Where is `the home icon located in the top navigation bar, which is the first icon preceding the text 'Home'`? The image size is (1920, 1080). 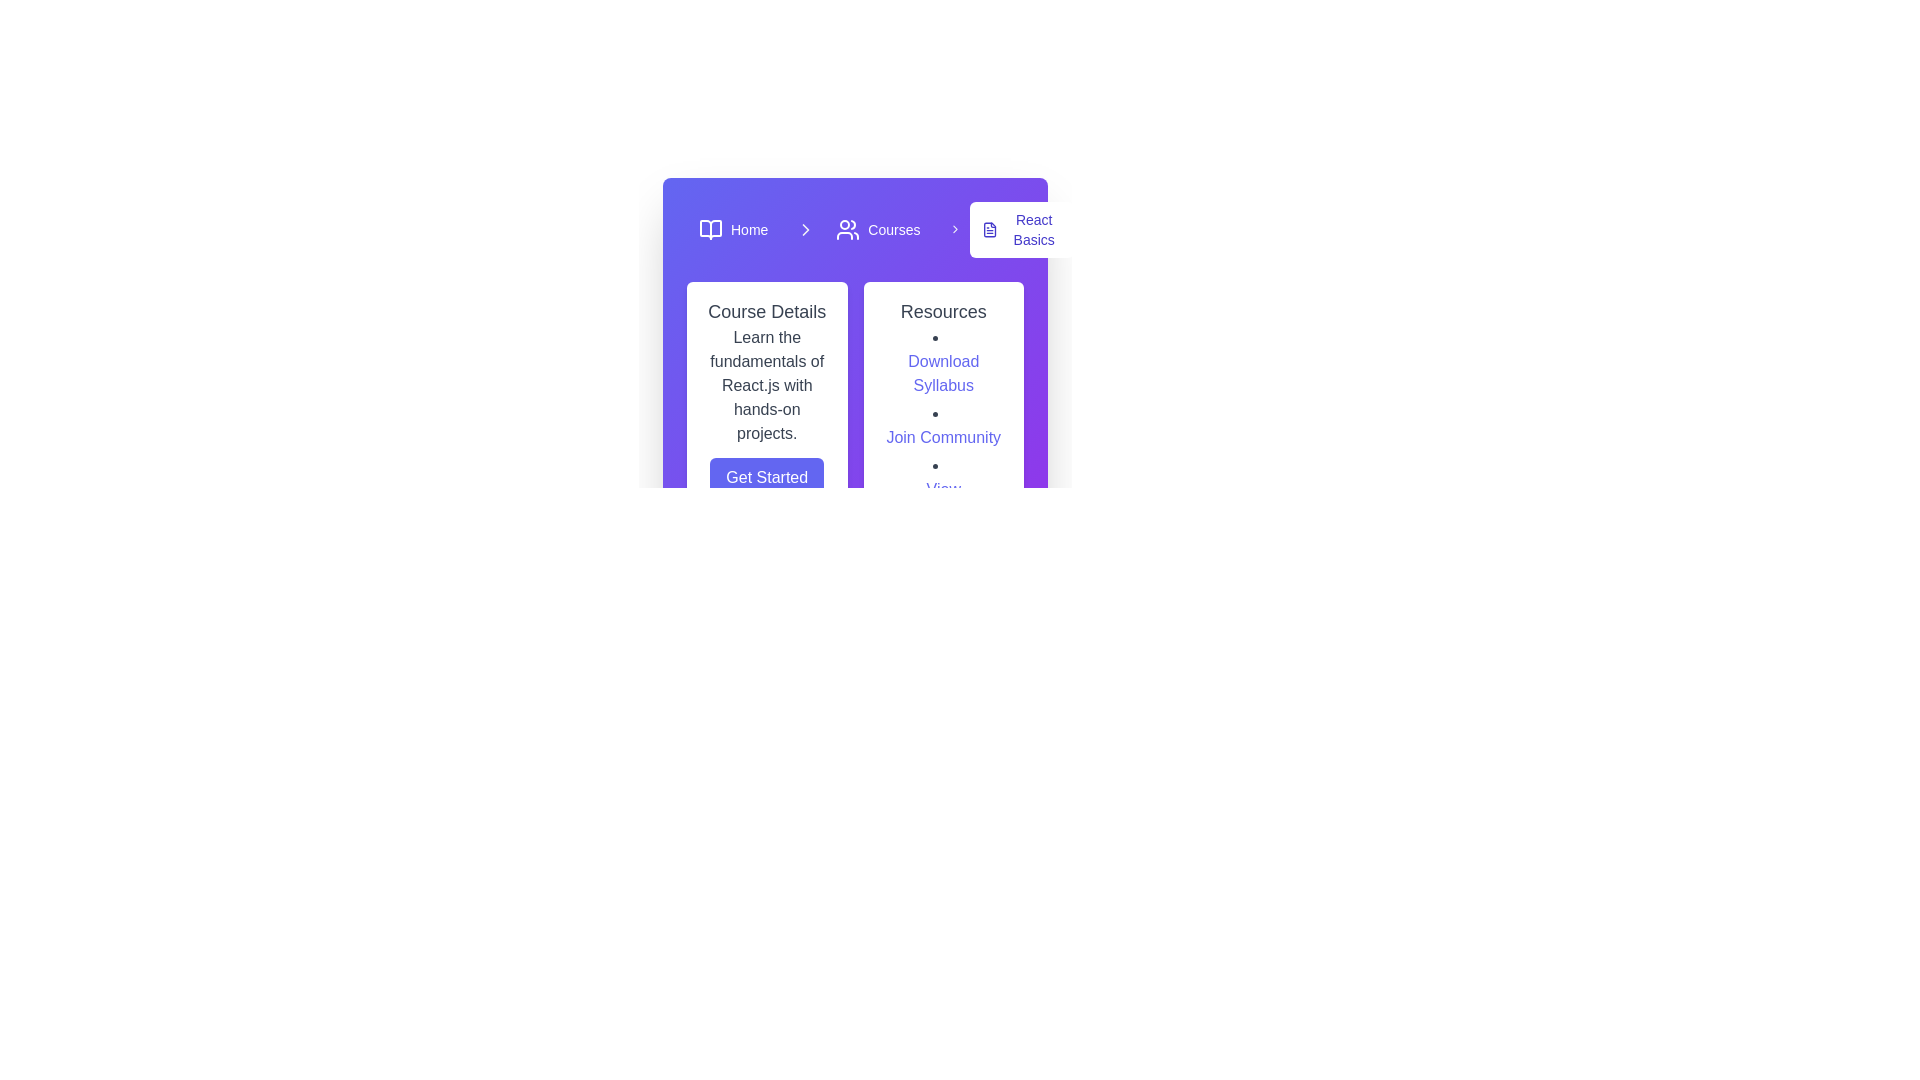
the home icon located in the top navigation bar, which is the first icon preceding the text 'Home' is located at coordinates (710, 229).